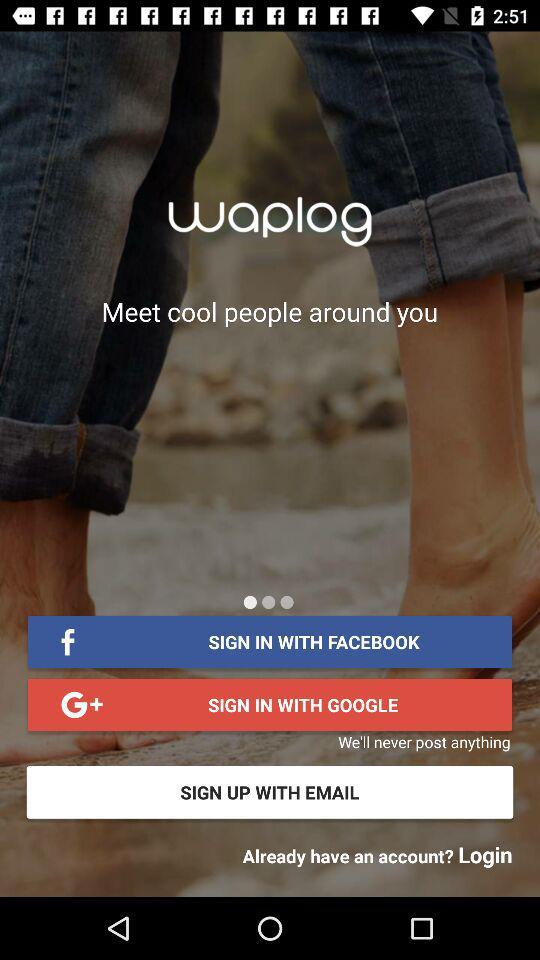  Describe the element at coordinates (286, 601) in the screenshot. I see `icon above the sign in with item` at that location.